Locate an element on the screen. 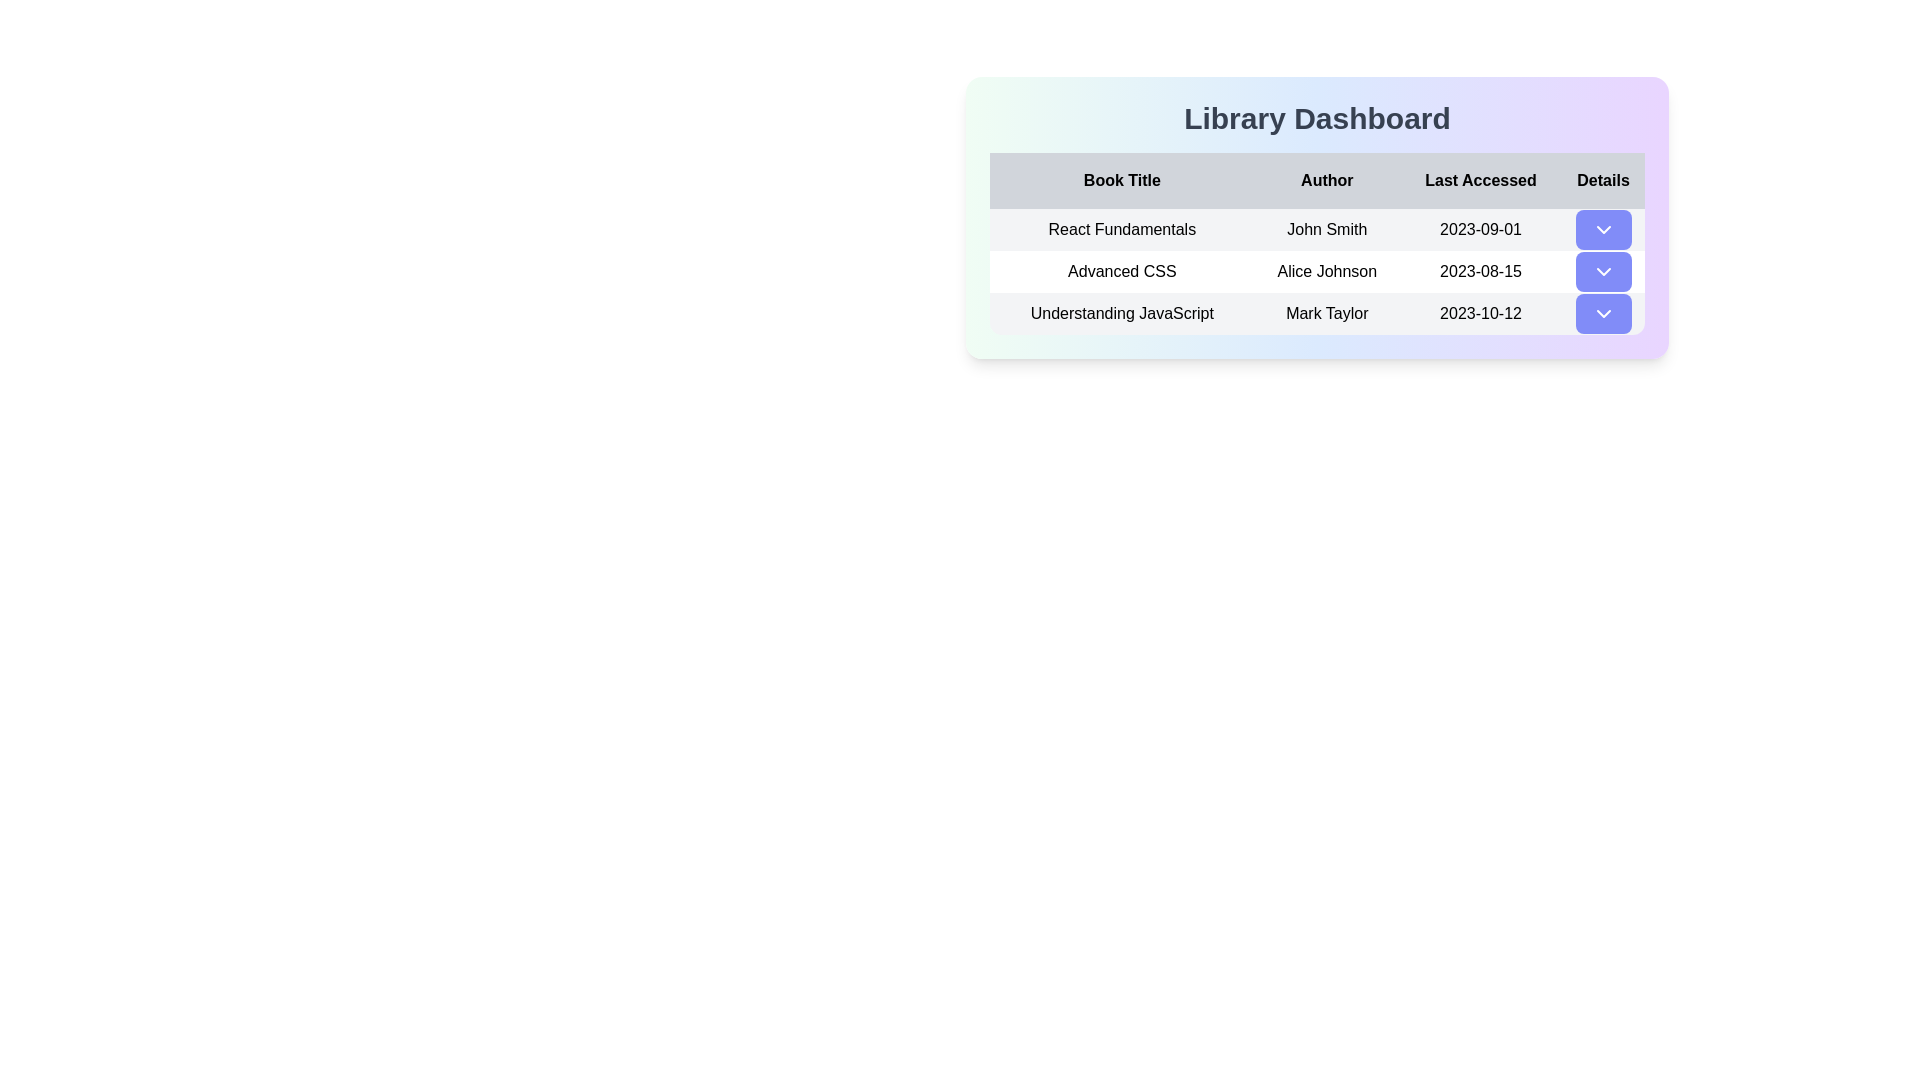 This screenshot has width=1920, height=1080. the 'Advanced CSS' text label element located in the 'Book Title' column of the library dashboard interface is located at coordinates (1122, 272).